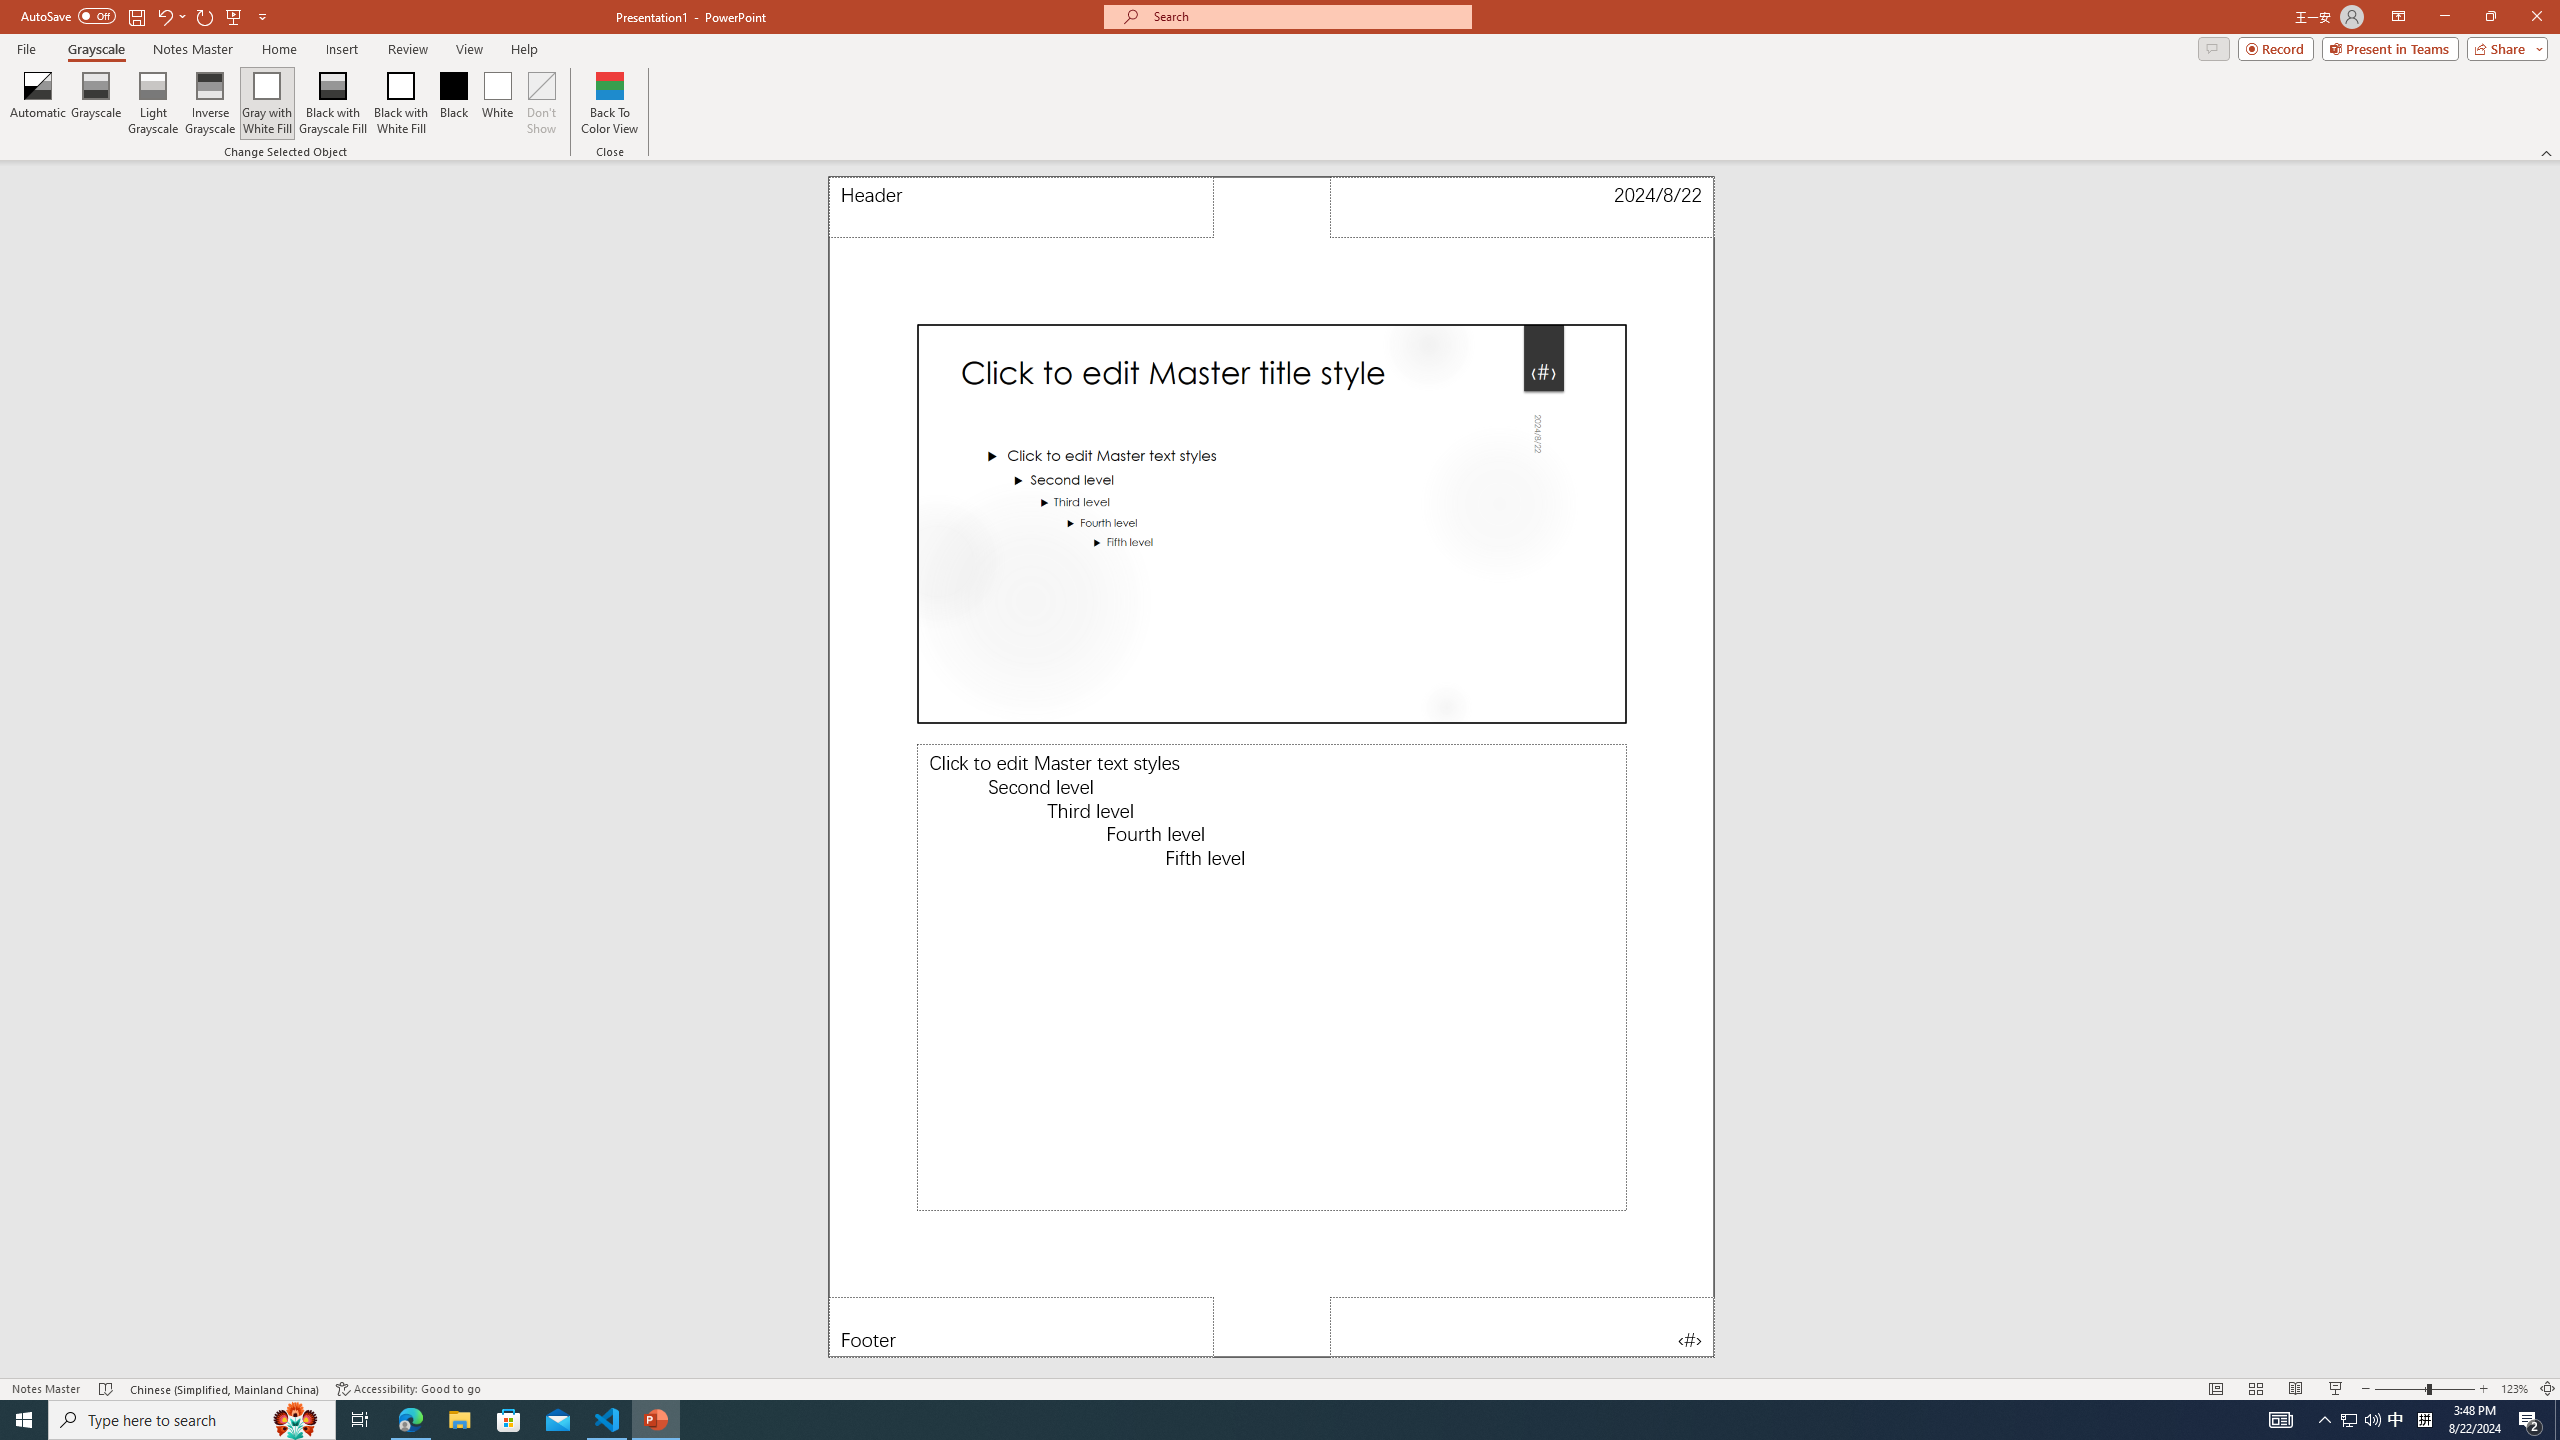 This screenshot has height=1440, width=2560. I want to click on 'Black', so click(453, 103).